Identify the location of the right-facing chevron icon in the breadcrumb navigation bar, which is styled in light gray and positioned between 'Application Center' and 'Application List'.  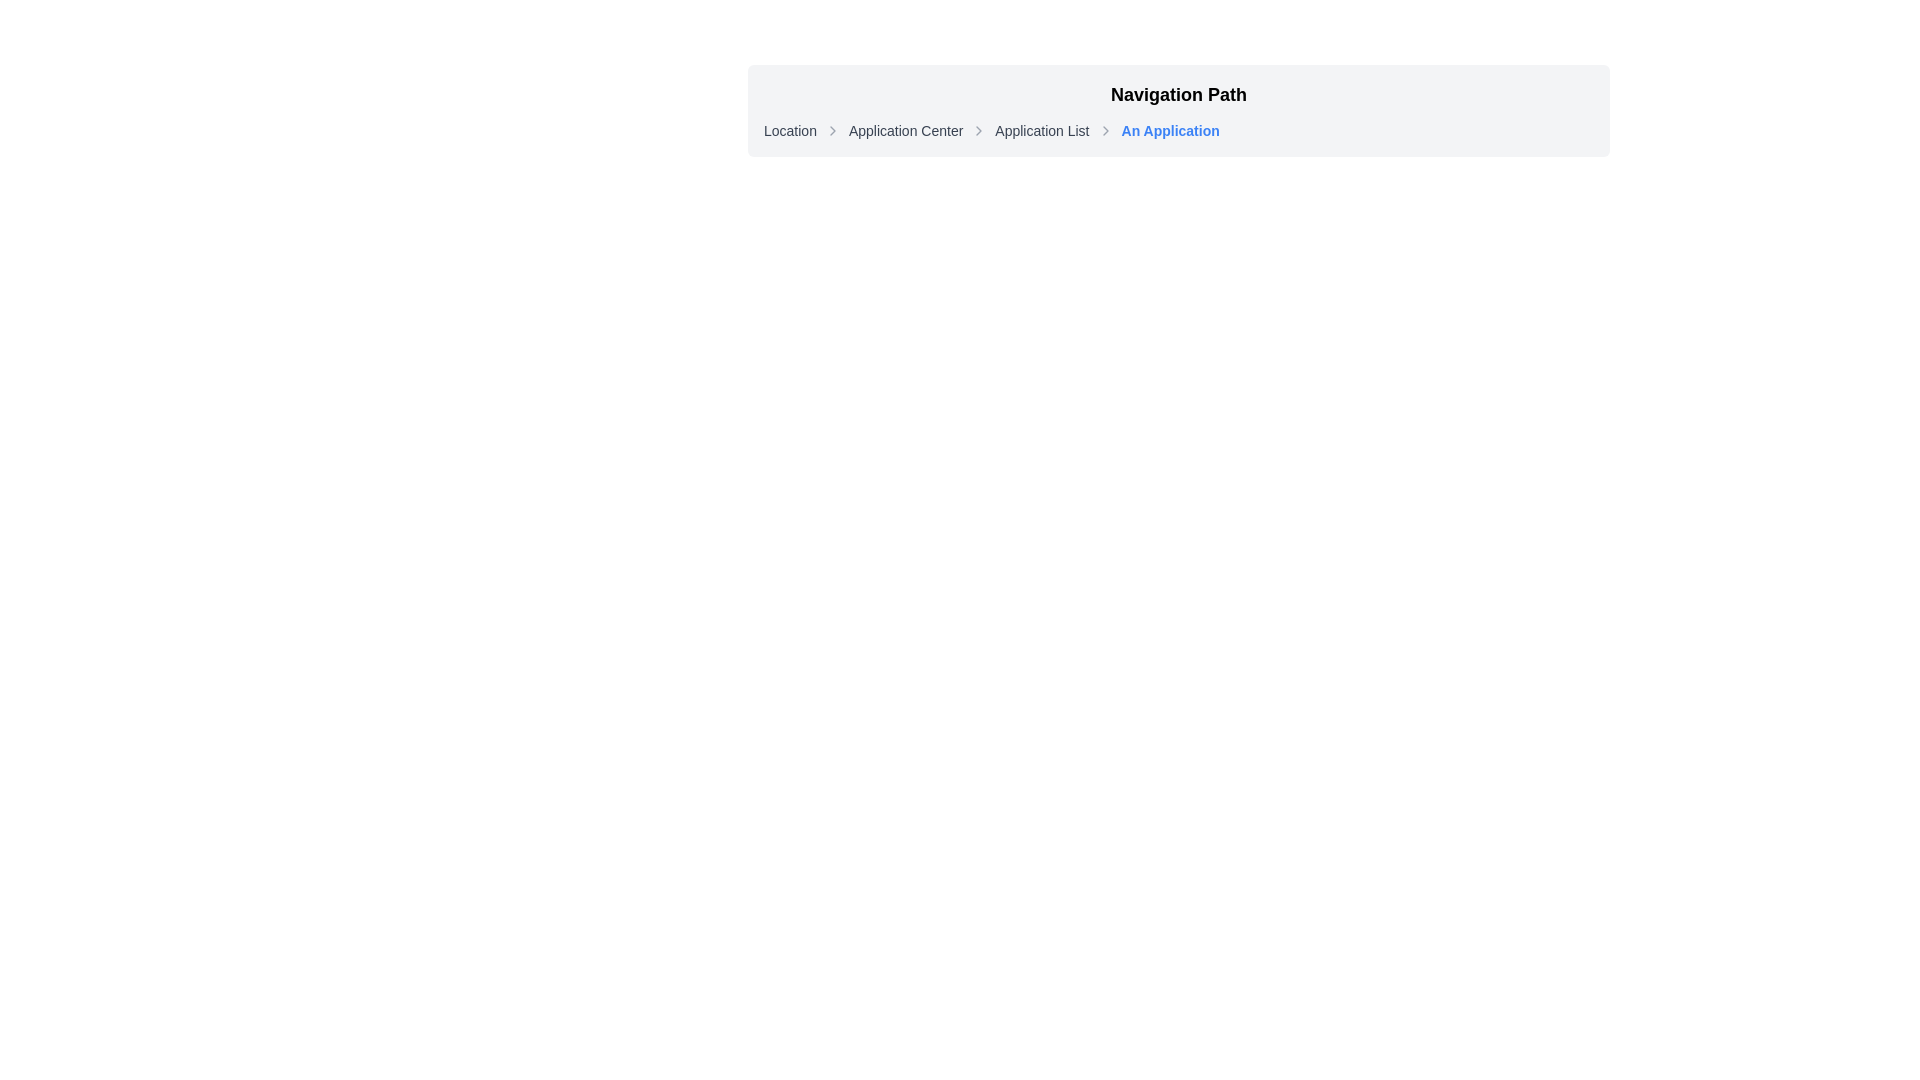
(979, 131).